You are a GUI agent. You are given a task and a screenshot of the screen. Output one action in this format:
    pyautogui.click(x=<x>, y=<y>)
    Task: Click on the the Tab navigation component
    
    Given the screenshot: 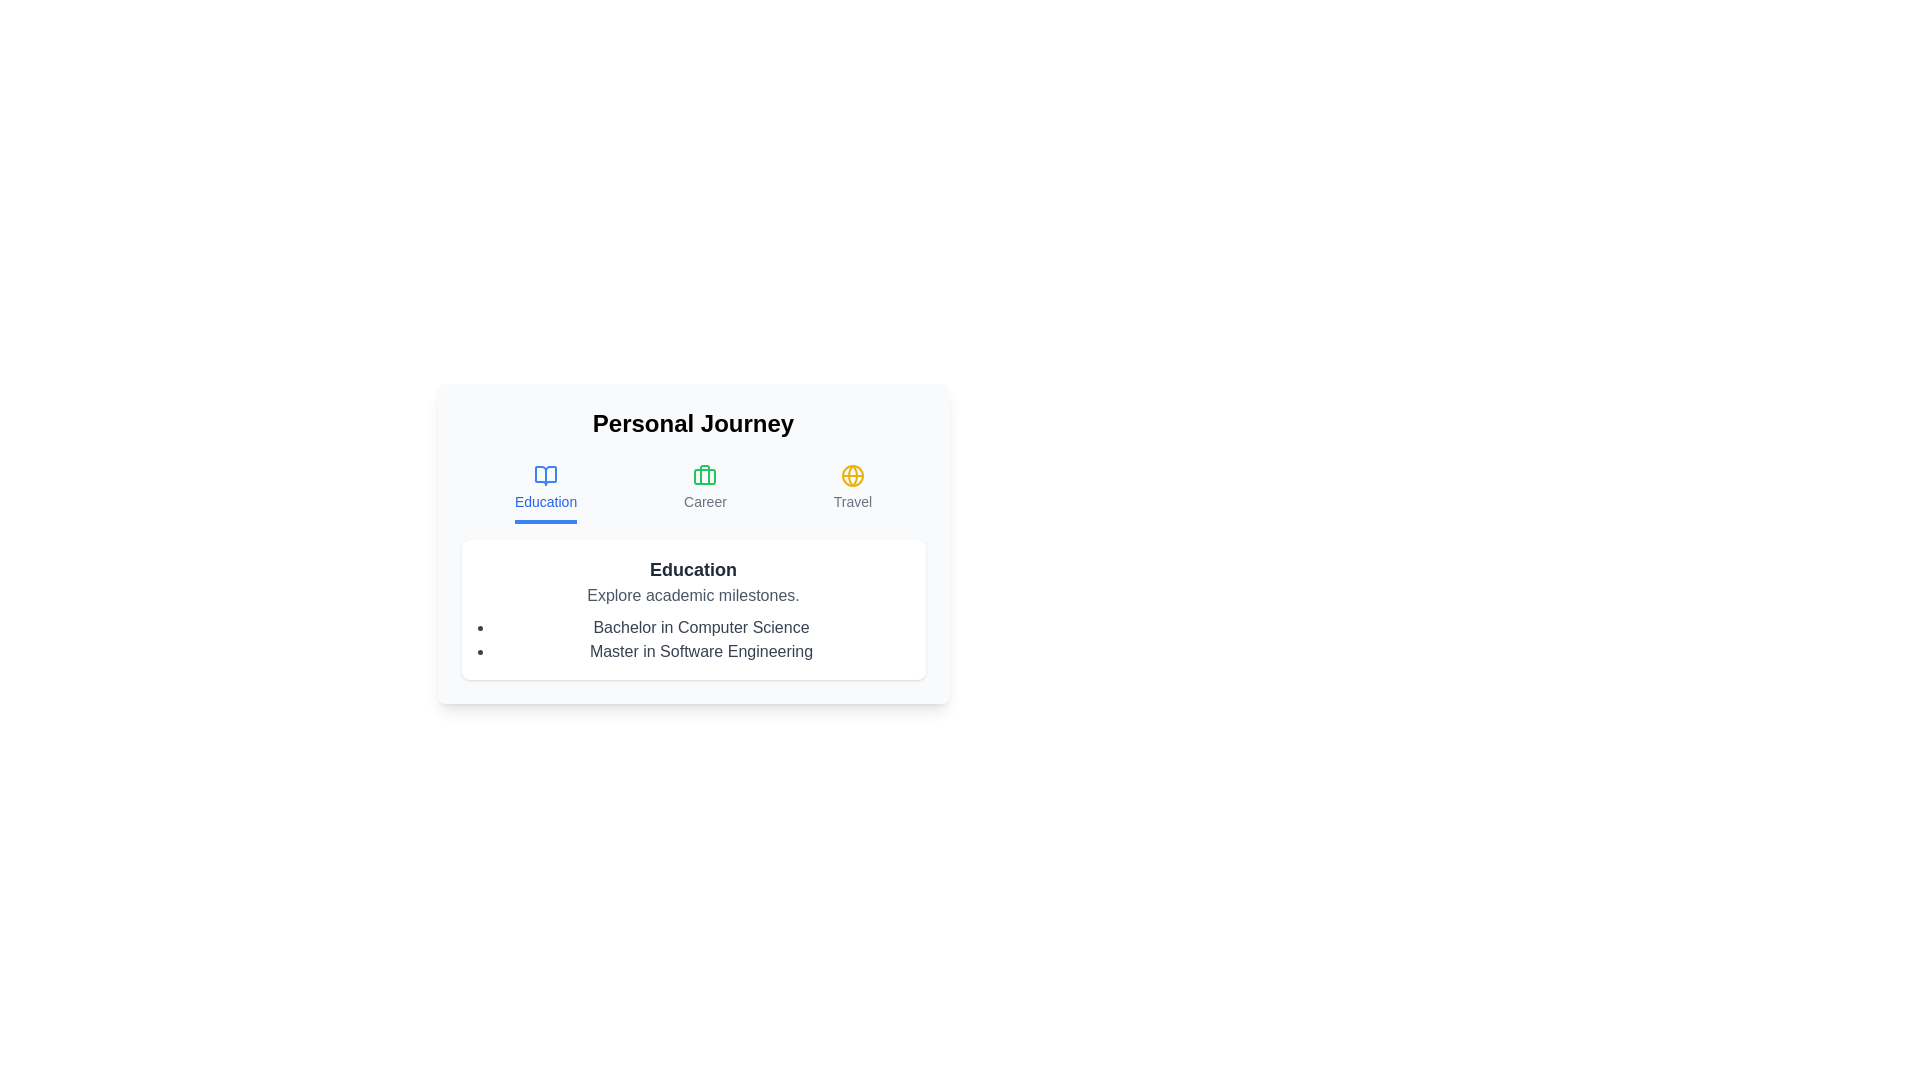 What is the action you would take?
    pyautogui.click(x=693, y=493)
    